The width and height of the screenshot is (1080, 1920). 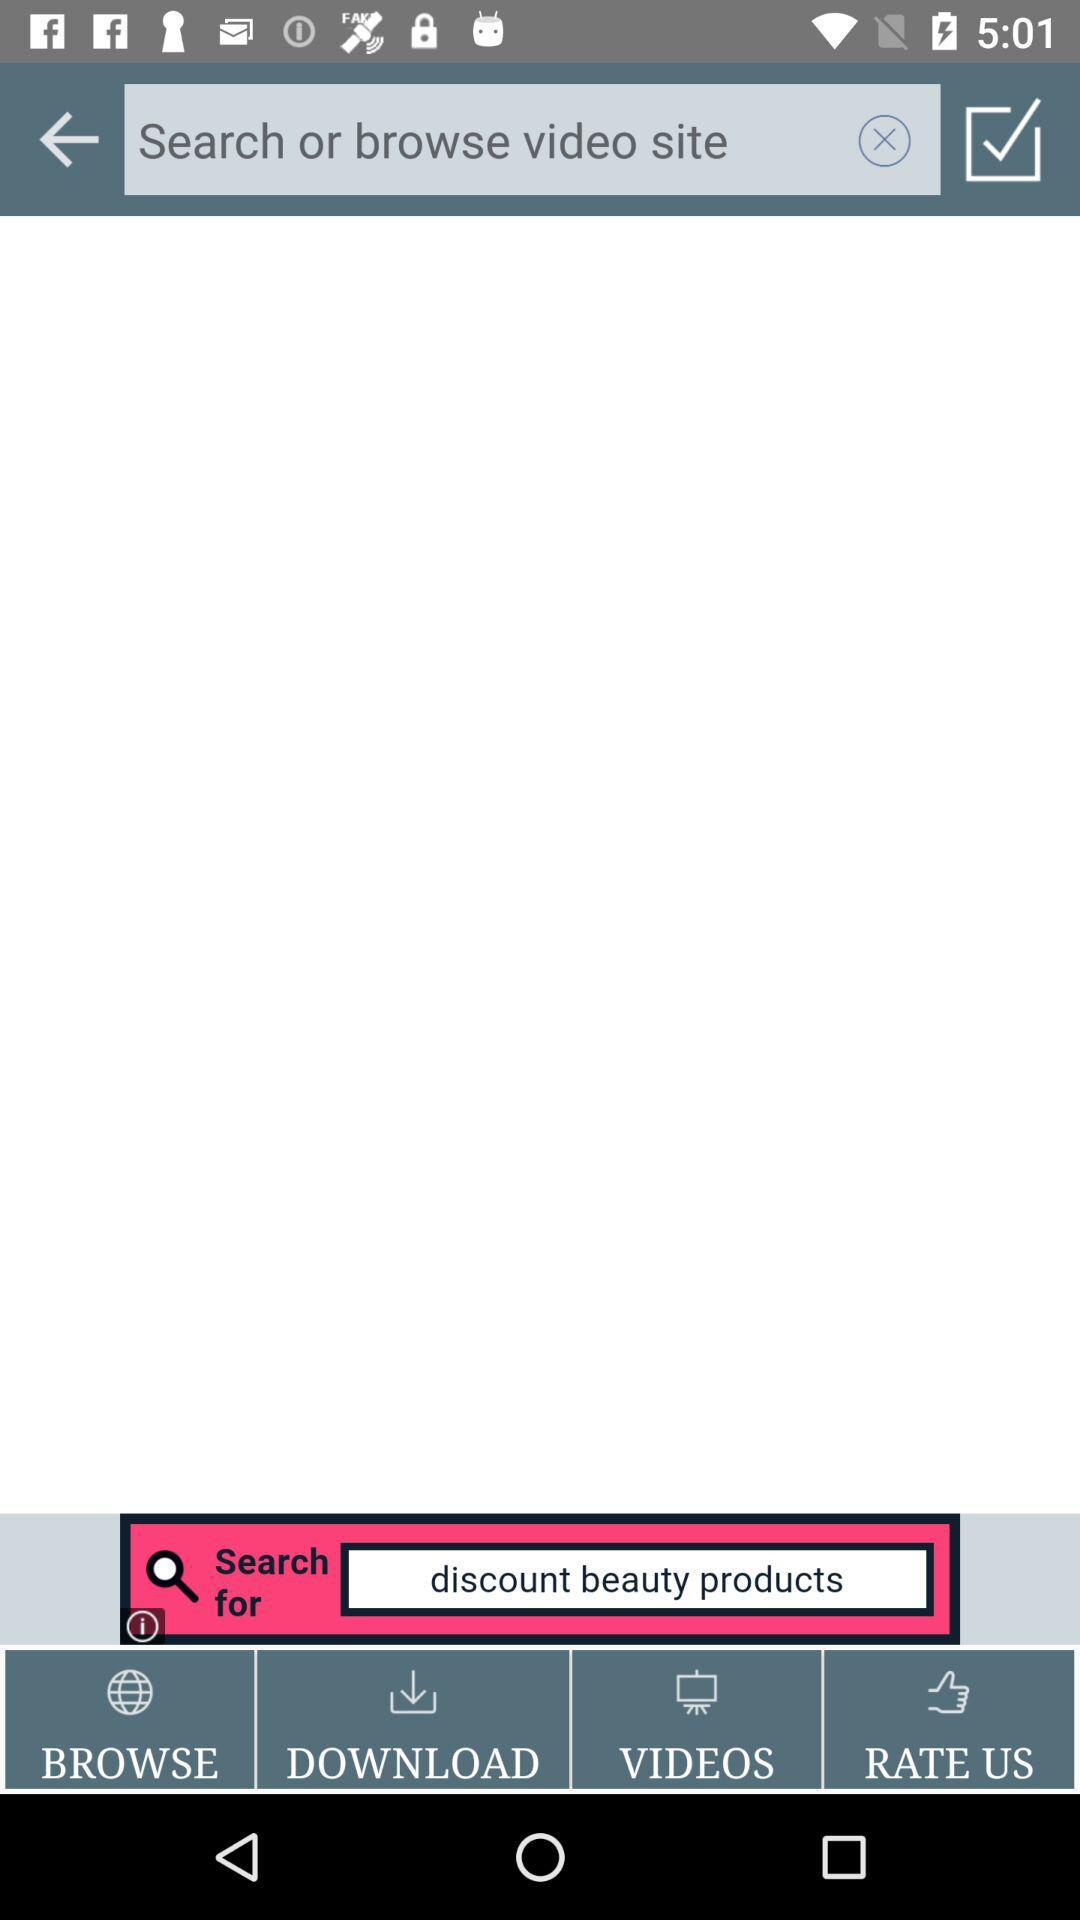 What do you see at coordinates (490, 138) in the screenshot?
I see `search topic` at bounding box center [490, 138].